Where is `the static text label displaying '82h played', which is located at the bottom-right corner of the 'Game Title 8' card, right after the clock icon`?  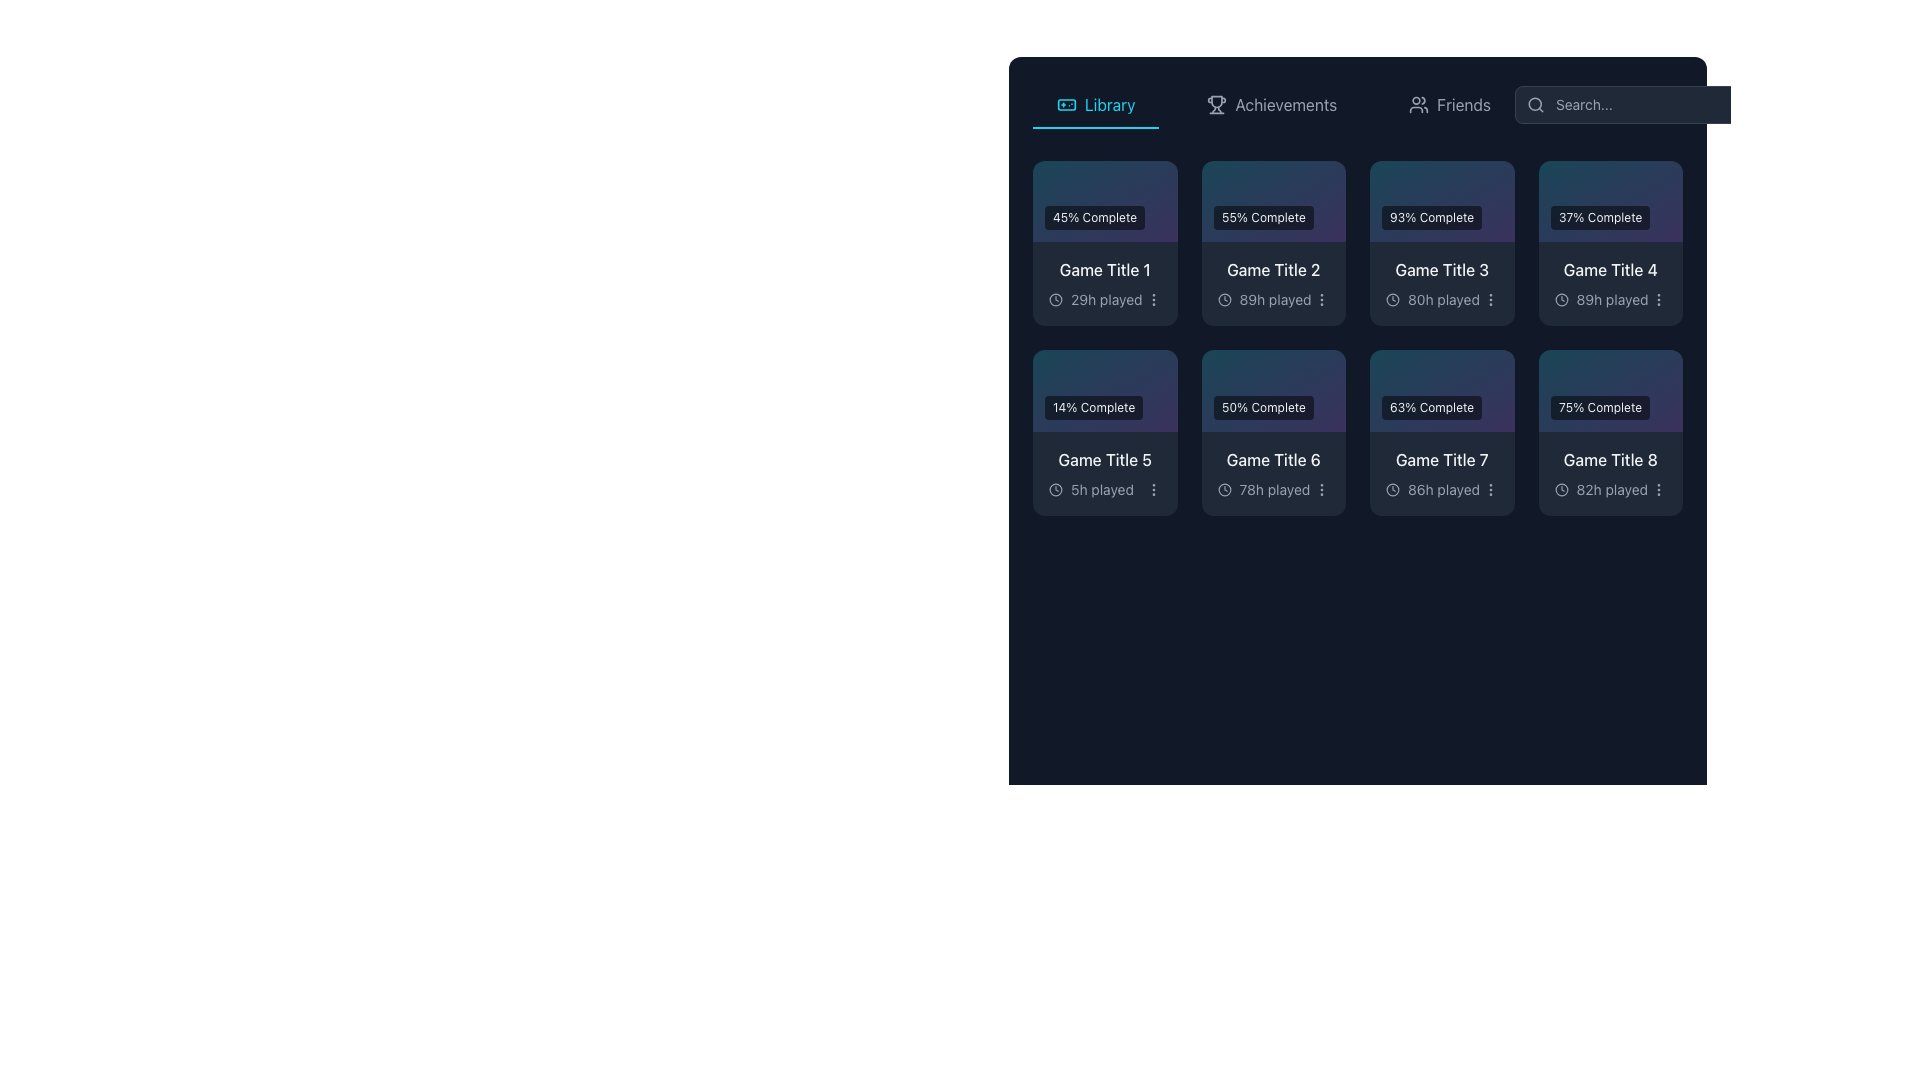
the static text label displaying '82h played', which is located at the bottom-right corner of the 'Game Title 8' card, right after the clock icon is located at coordinates (1612, 489).